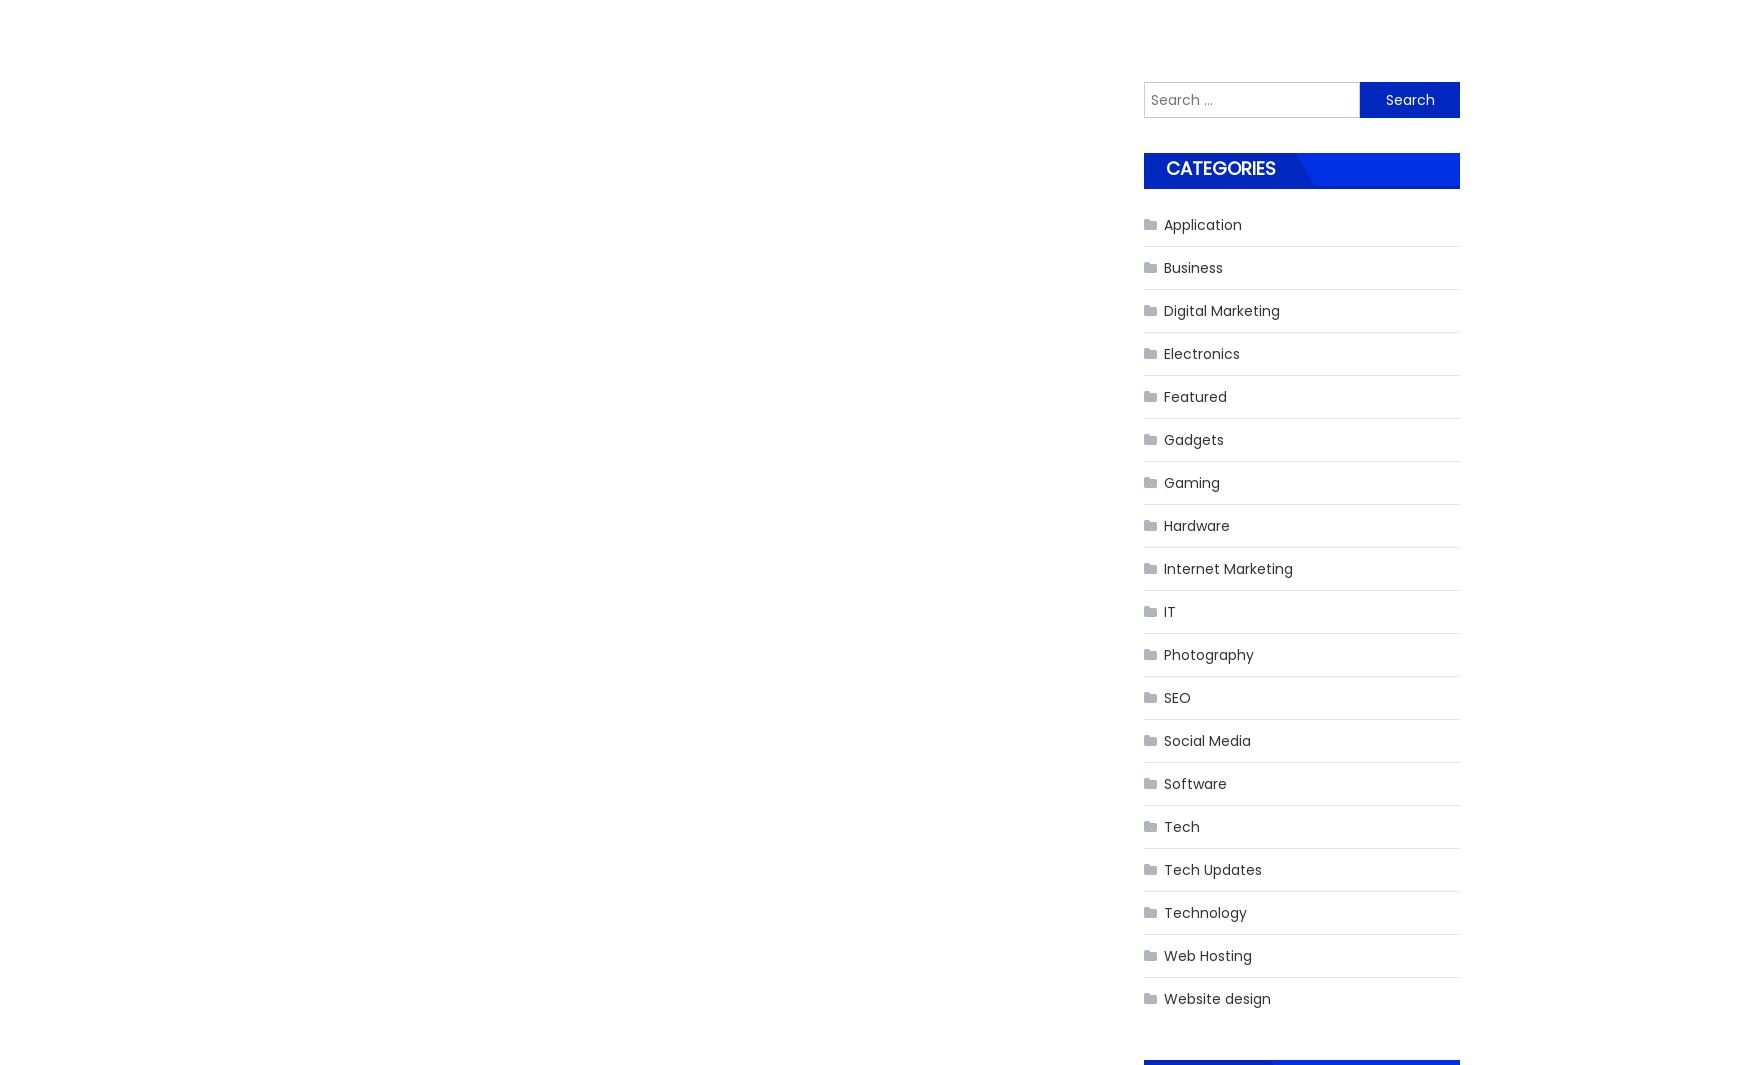 This screenshot has height=1065, width=1750. What do you see at coordinates (1228, 567) in the screenshot?
I see `'Internet Marketing'` at bounding box center [1228, 567].